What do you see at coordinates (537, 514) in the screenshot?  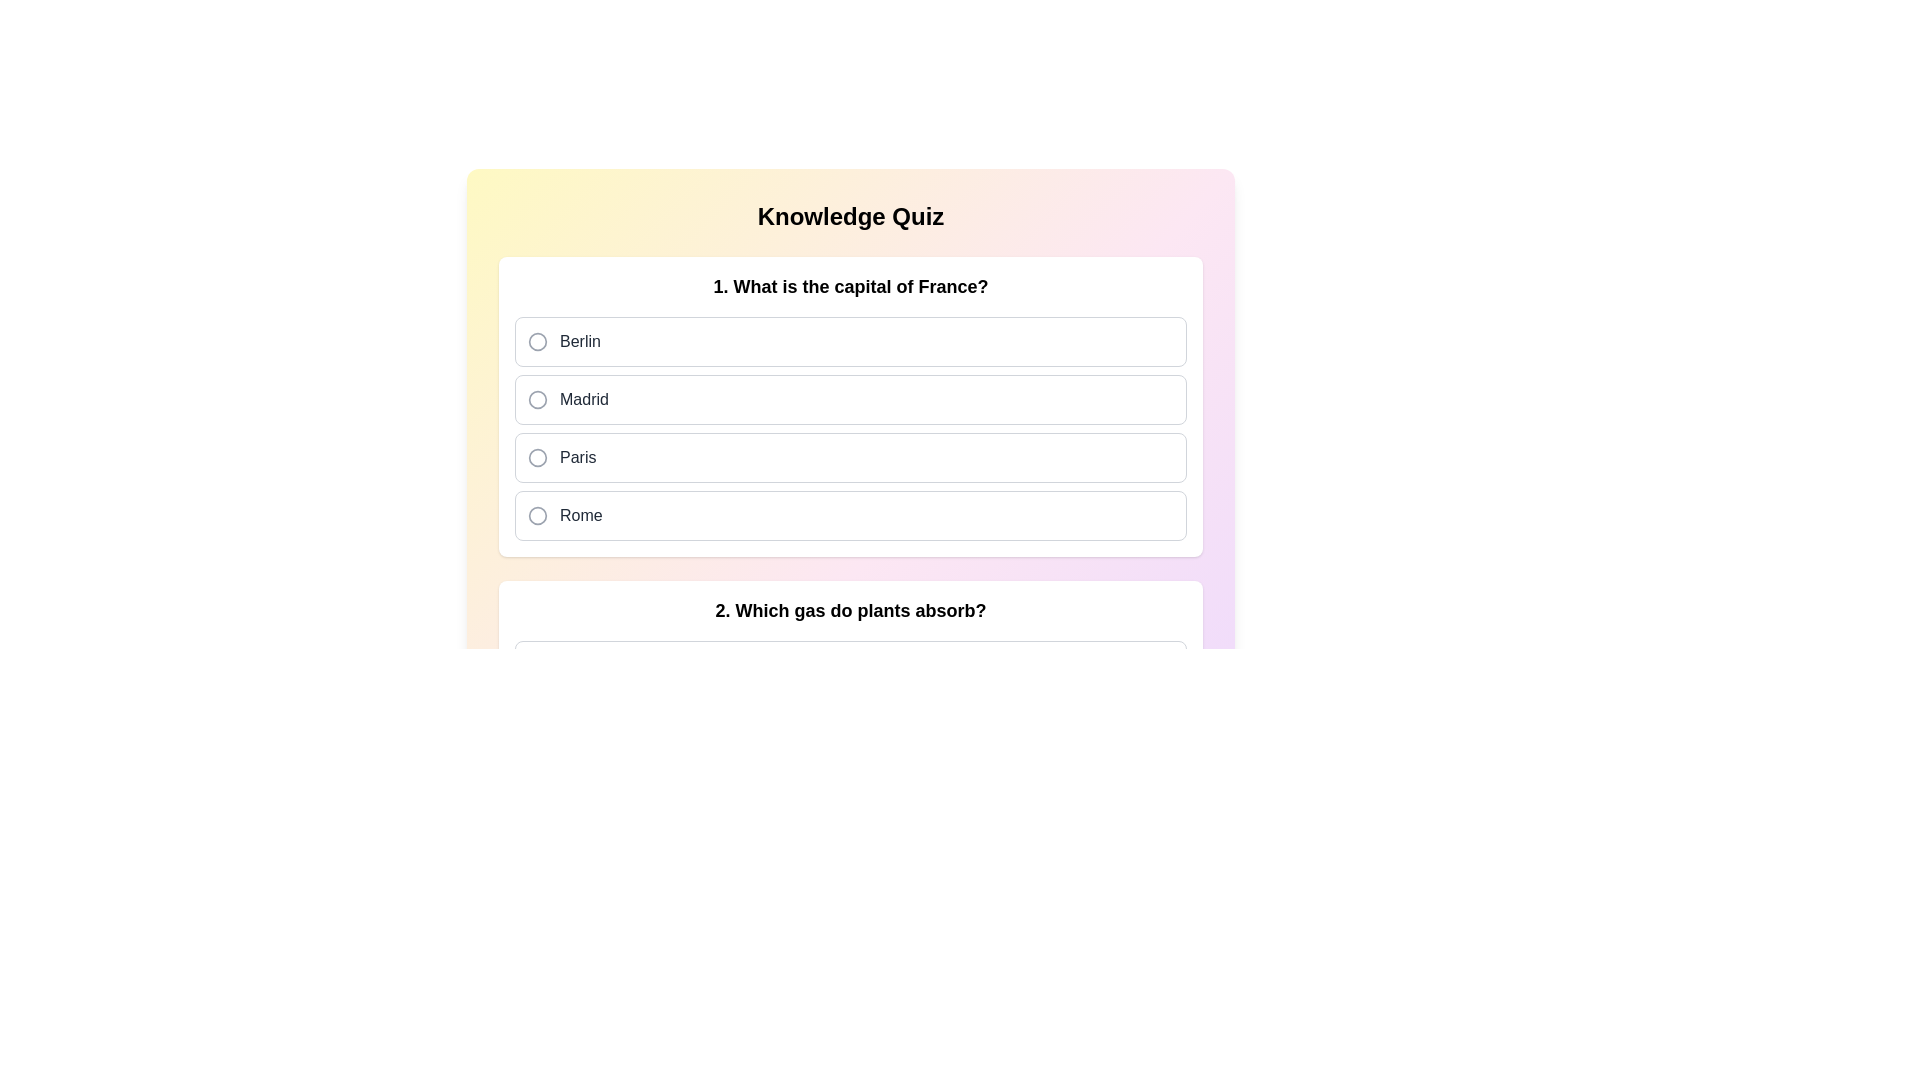 I see `the radio button indicator represented as a hollow circular outline beside the text option 'Rome' in the quiz interface` at bounding box center [537, 514].